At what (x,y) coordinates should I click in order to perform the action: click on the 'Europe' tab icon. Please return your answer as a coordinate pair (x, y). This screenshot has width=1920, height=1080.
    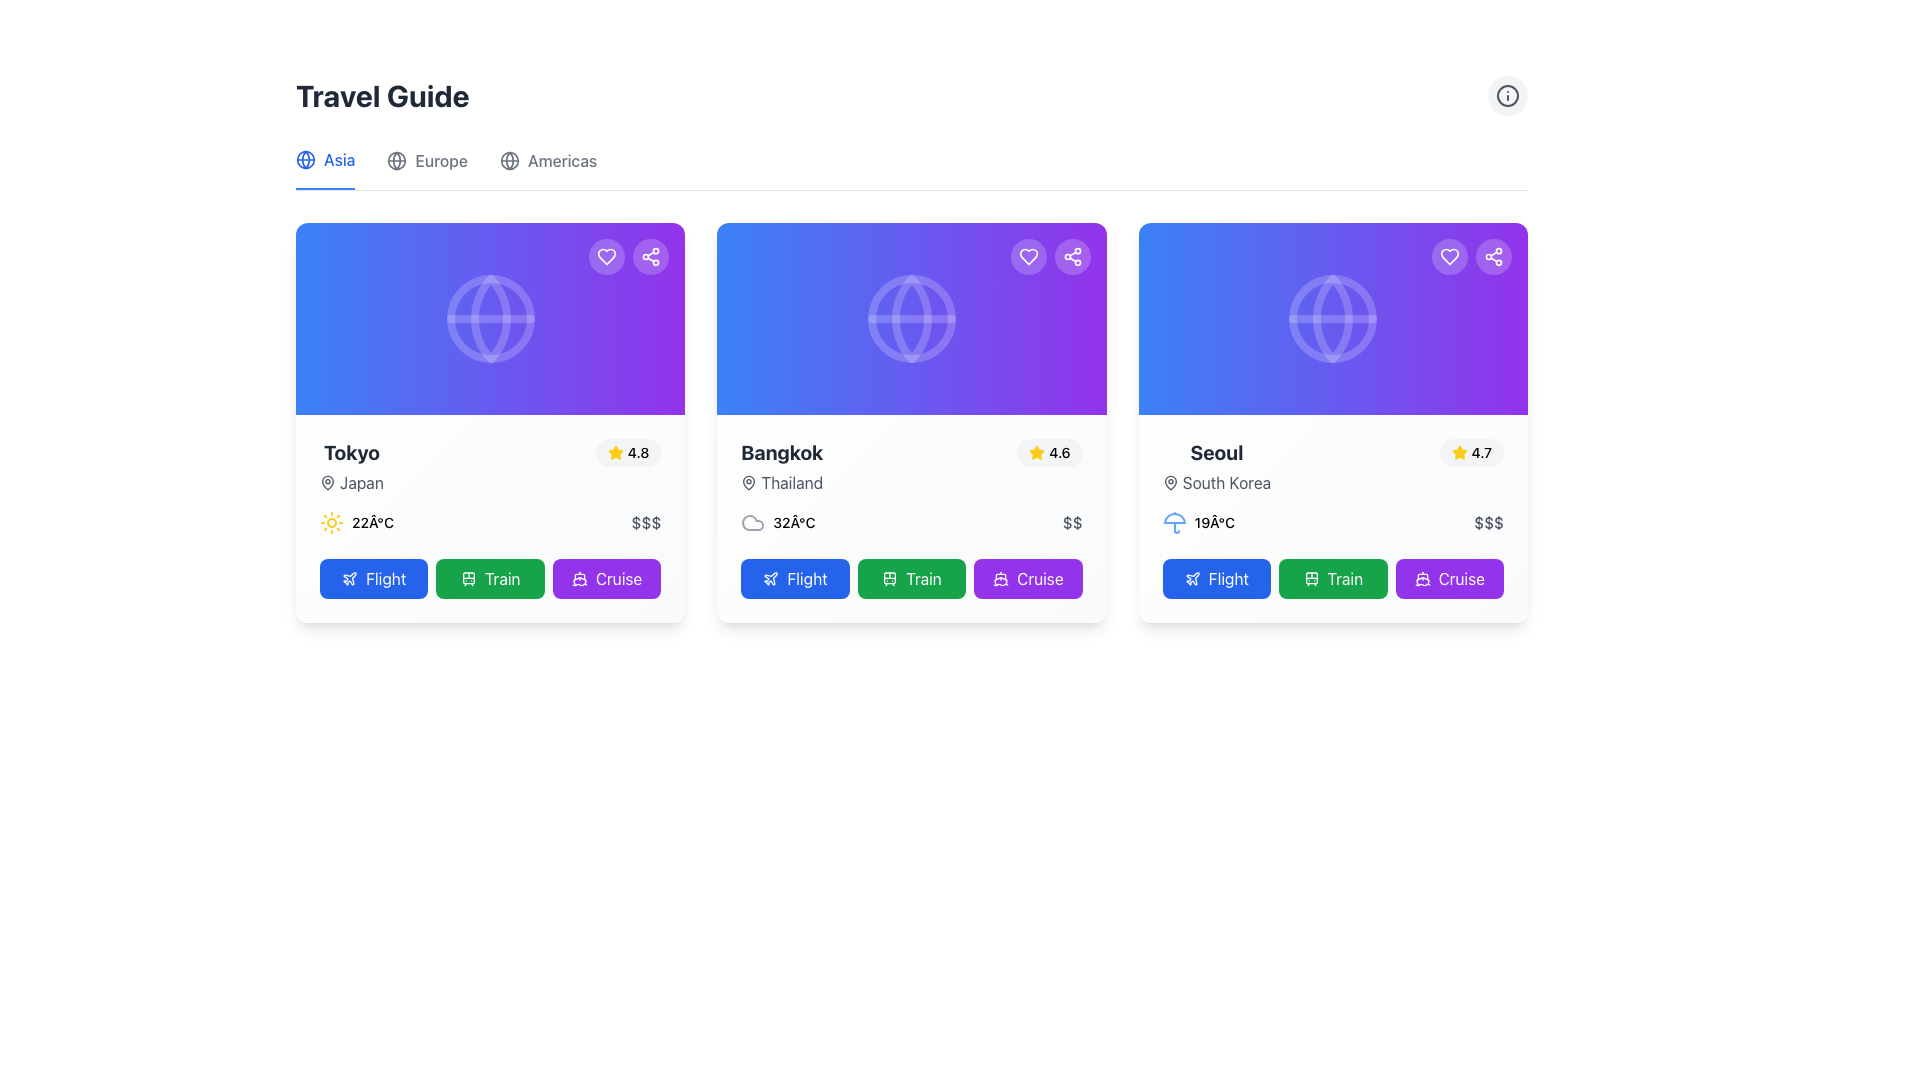
    Looking at the image, I should click on (397, 160).